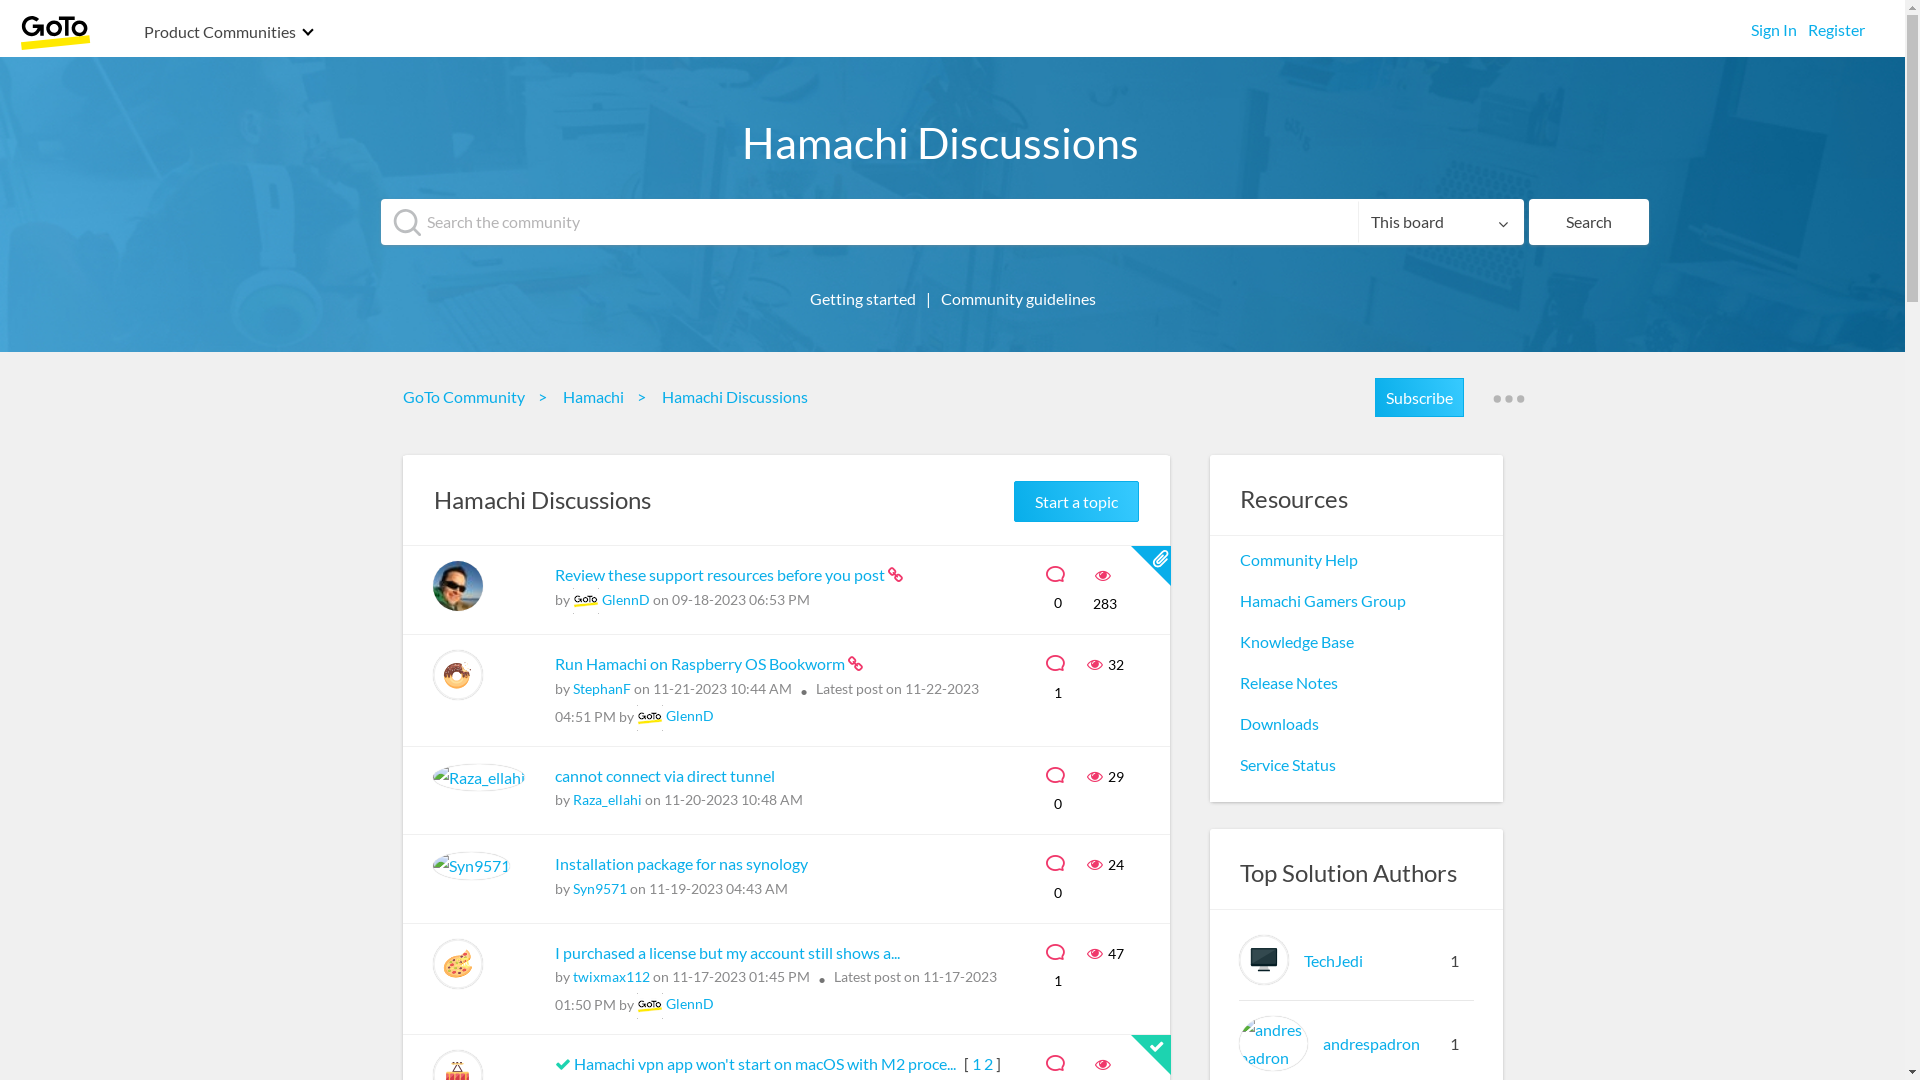 This screenshot has height=1080, width=1920. Describe the element at coordinates (1323, 599) in the screenshot. I see `'Hamachi Gamers Group'` at that location.